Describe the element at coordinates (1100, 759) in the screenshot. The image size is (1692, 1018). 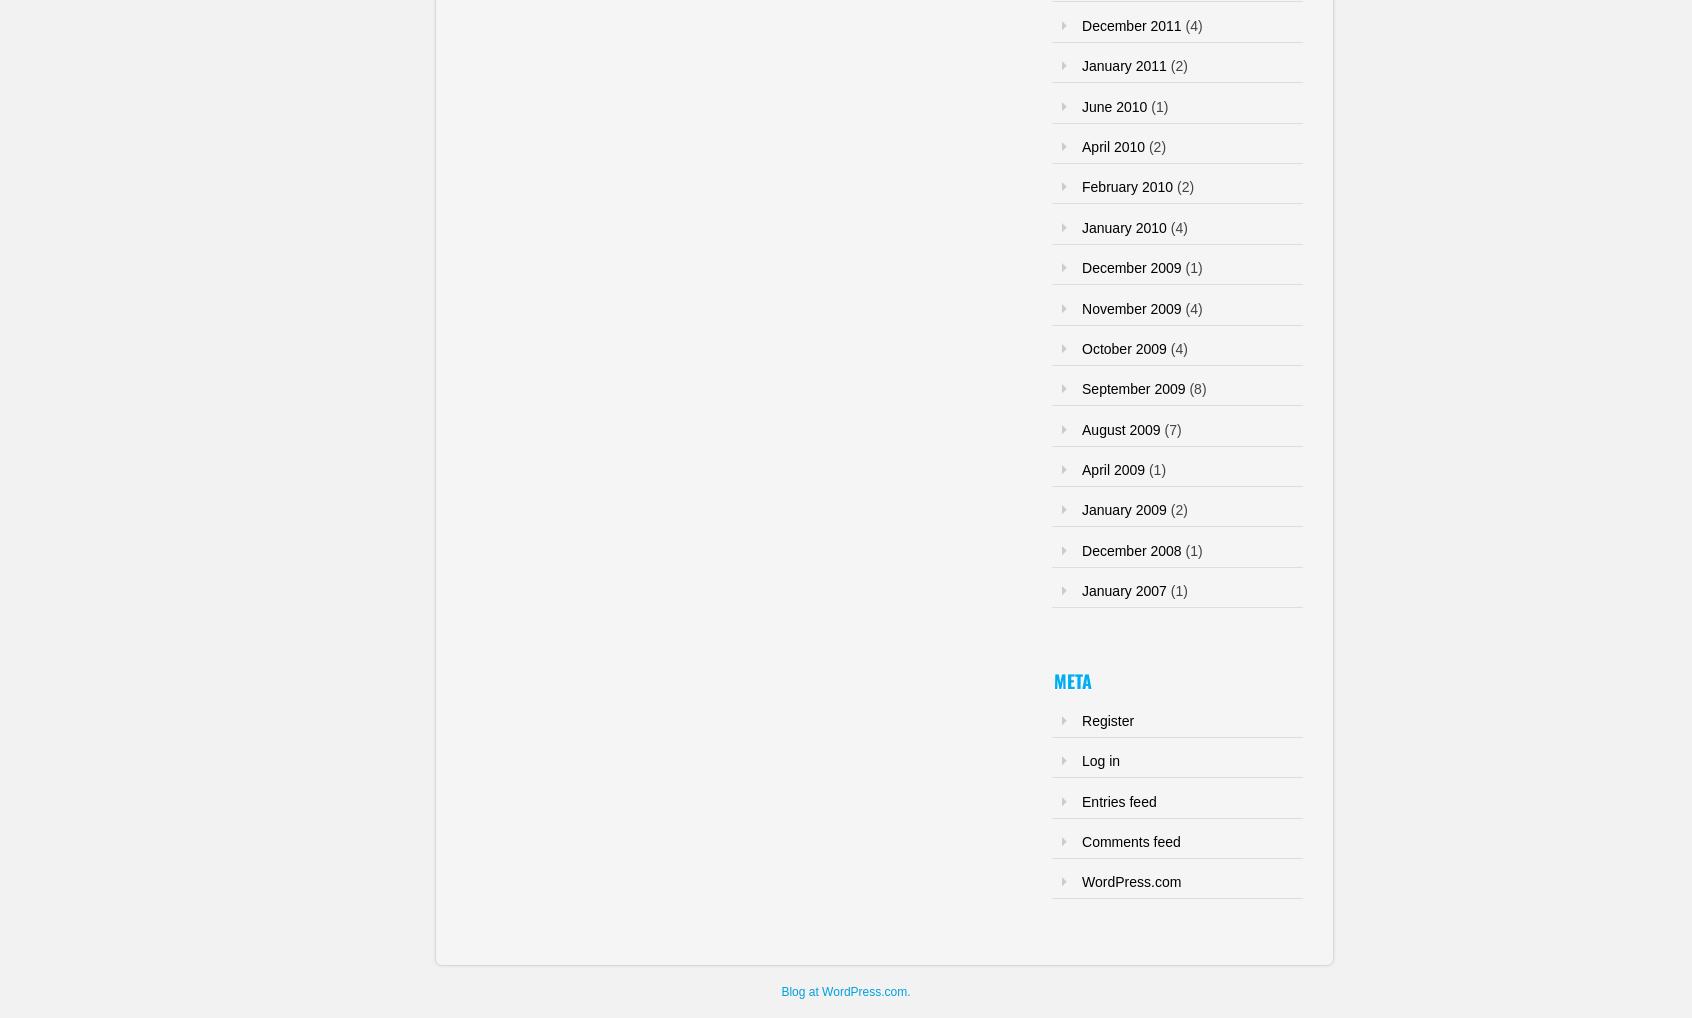
I see `'Log in'` at that location.